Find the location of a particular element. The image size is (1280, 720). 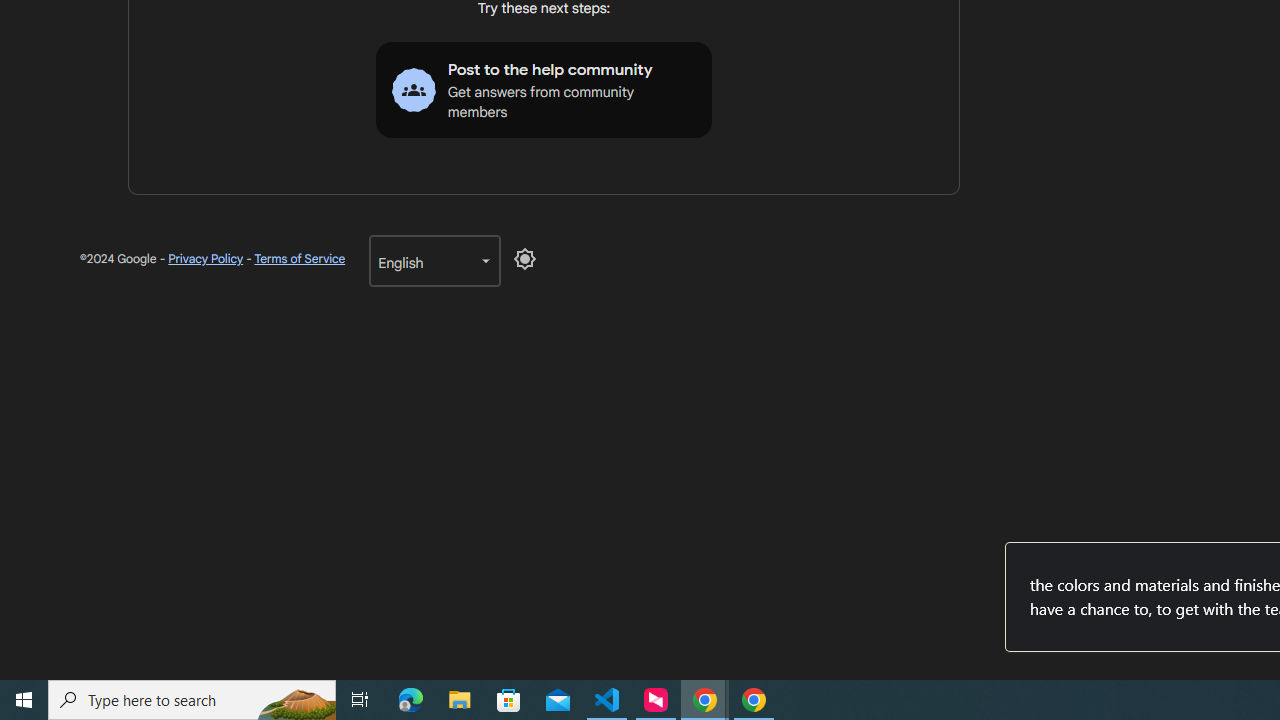

'Disable Dark Mode' is located at coordinates (525, 258).